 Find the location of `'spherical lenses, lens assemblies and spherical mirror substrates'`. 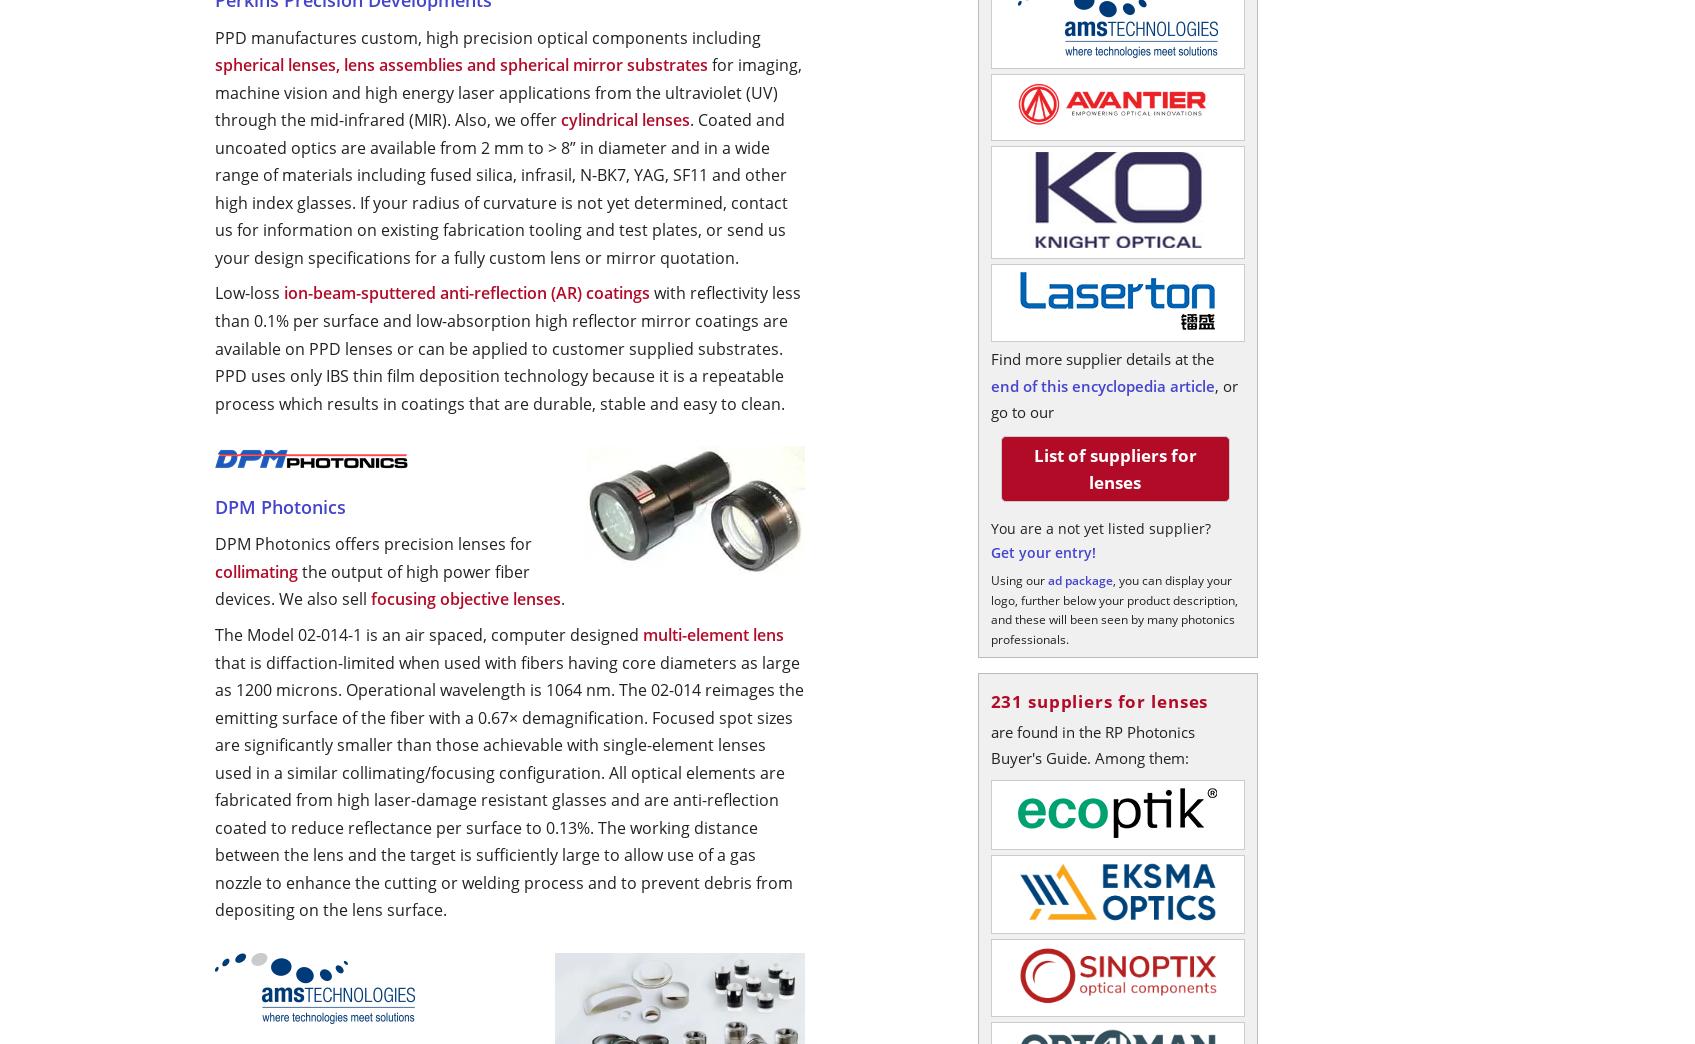

'spherical lenses, lens assemblies and spherical mirror substrates' is located at coordinates (460, 64).